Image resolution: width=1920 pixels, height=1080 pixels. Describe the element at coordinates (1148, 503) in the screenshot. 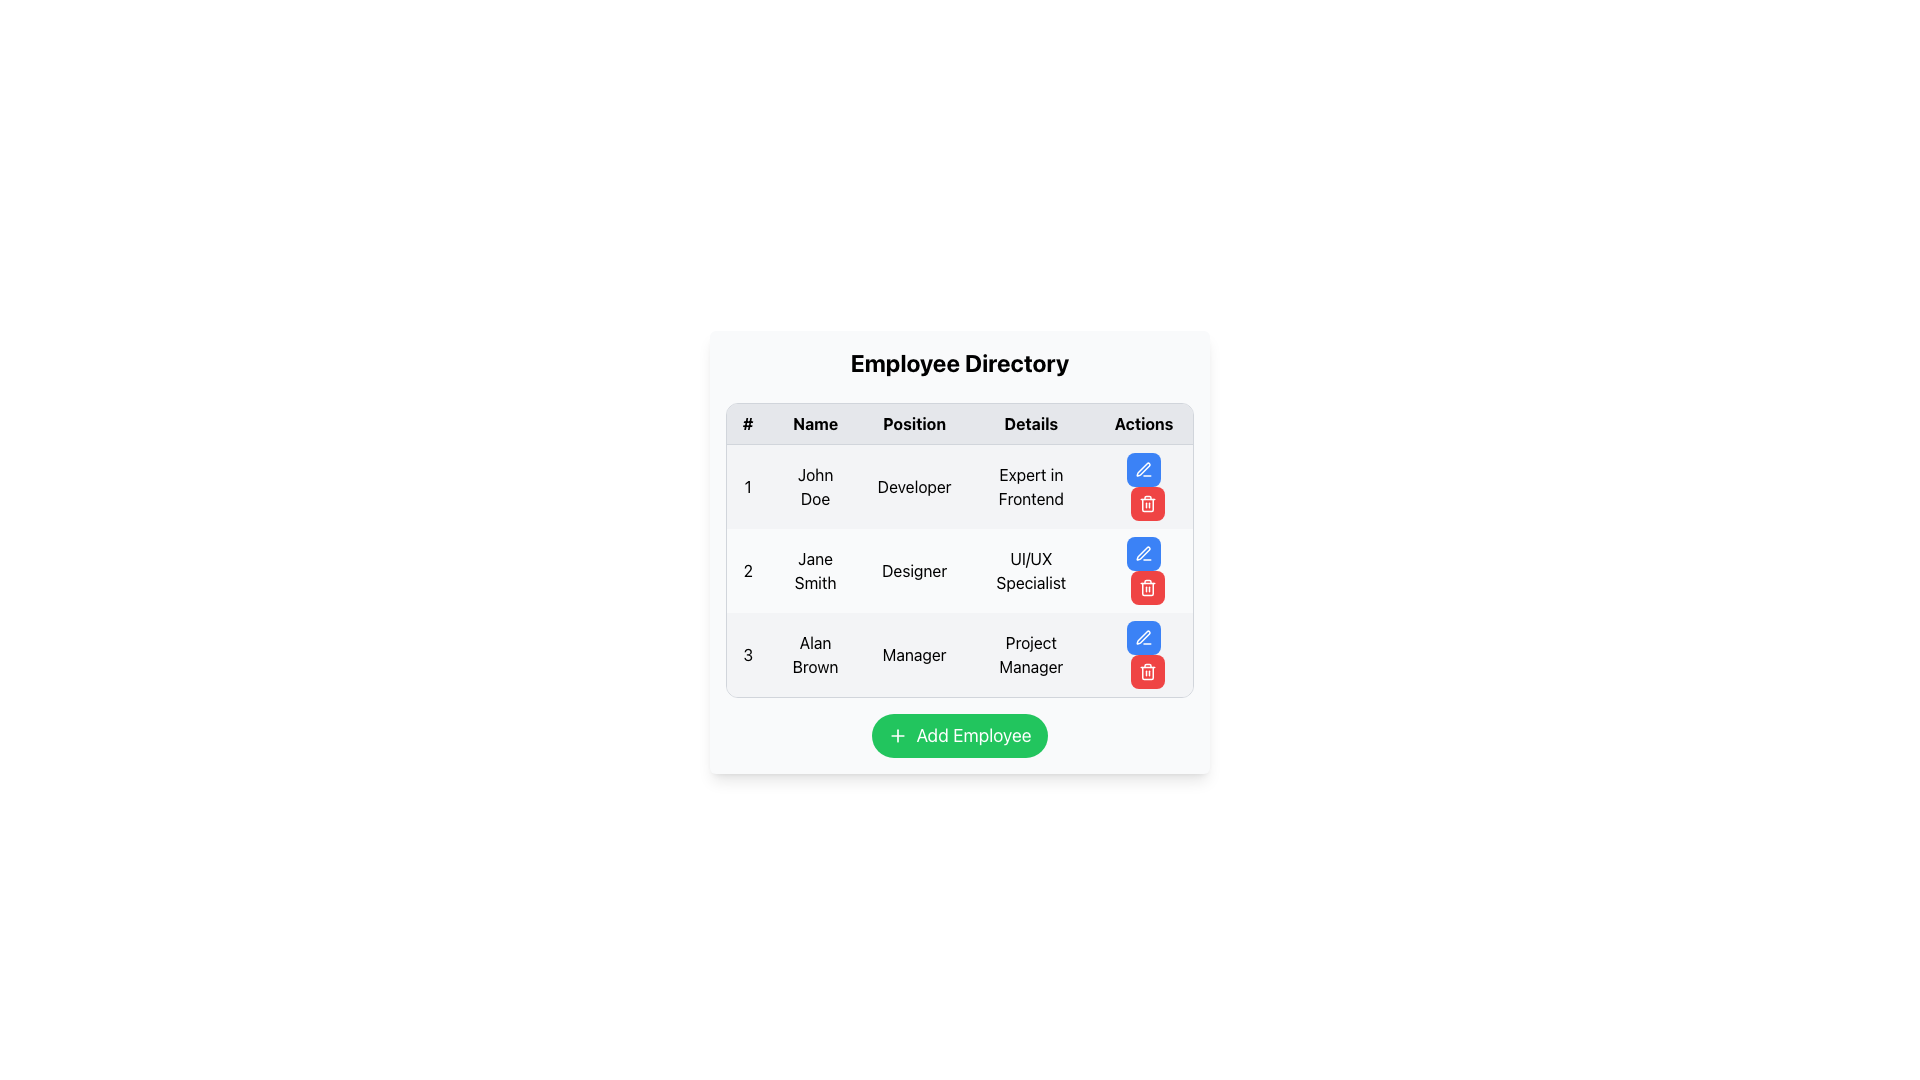

I see `the trash can icon button in the actions column of the third row associated with employee 'Alan Brown'` at that location.